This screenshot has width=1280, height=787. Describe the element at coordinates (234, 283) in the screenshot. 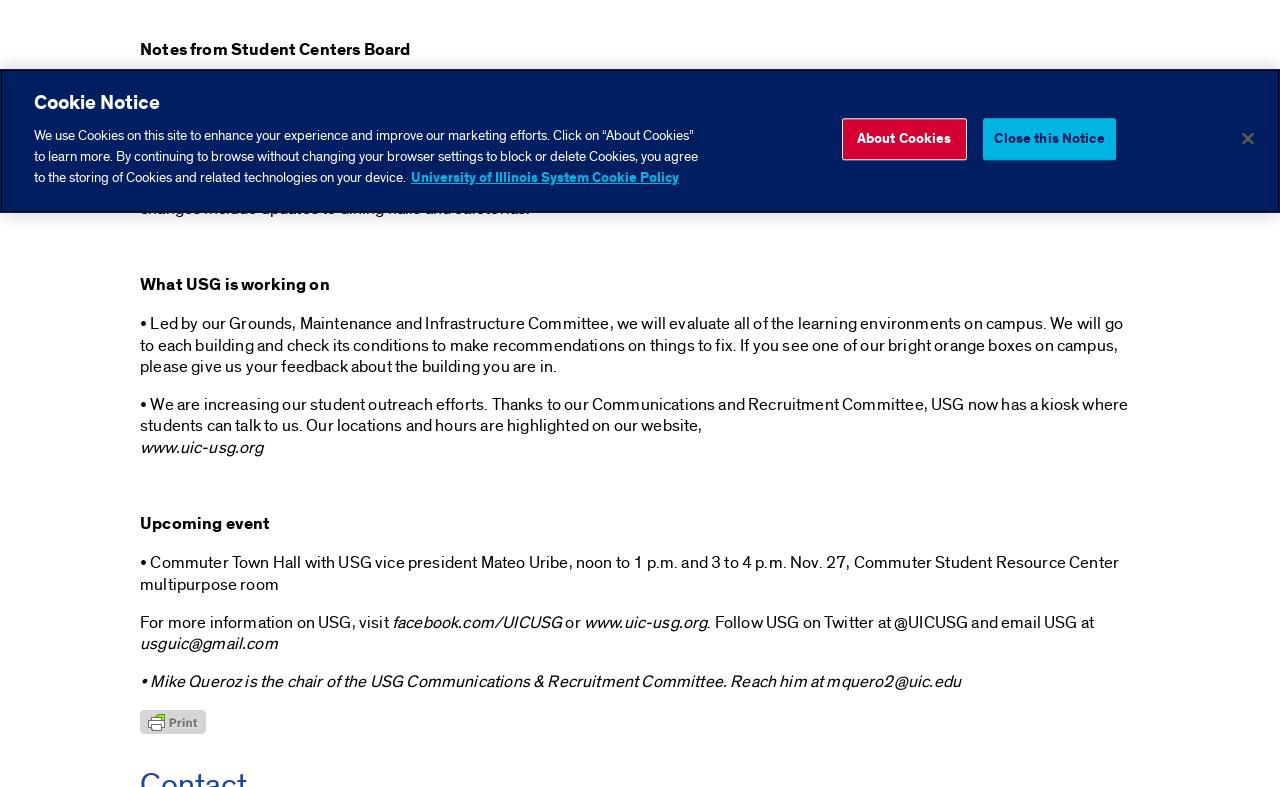

I see `'What USG is working on'` at that location.